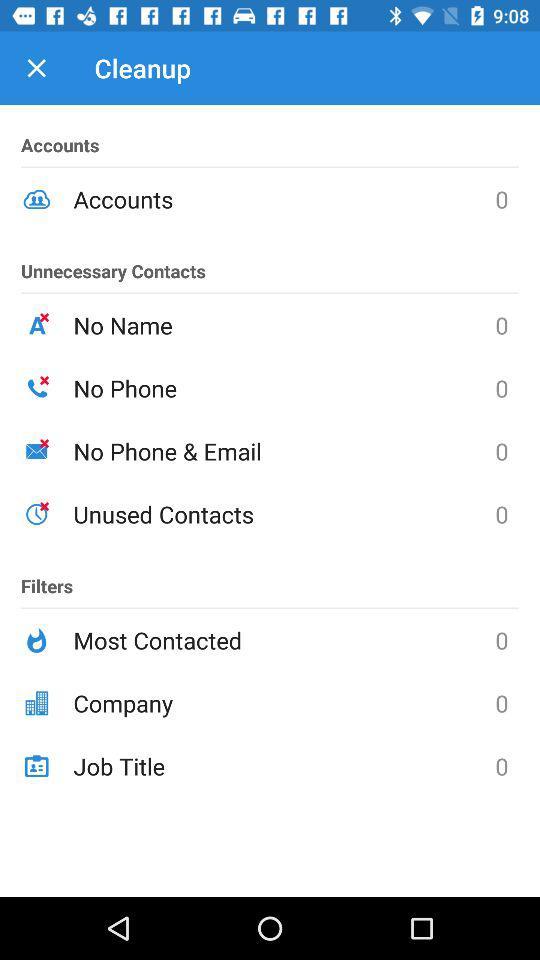  I want to click on the item below unnecessary contacts icon, so click(283, 325).